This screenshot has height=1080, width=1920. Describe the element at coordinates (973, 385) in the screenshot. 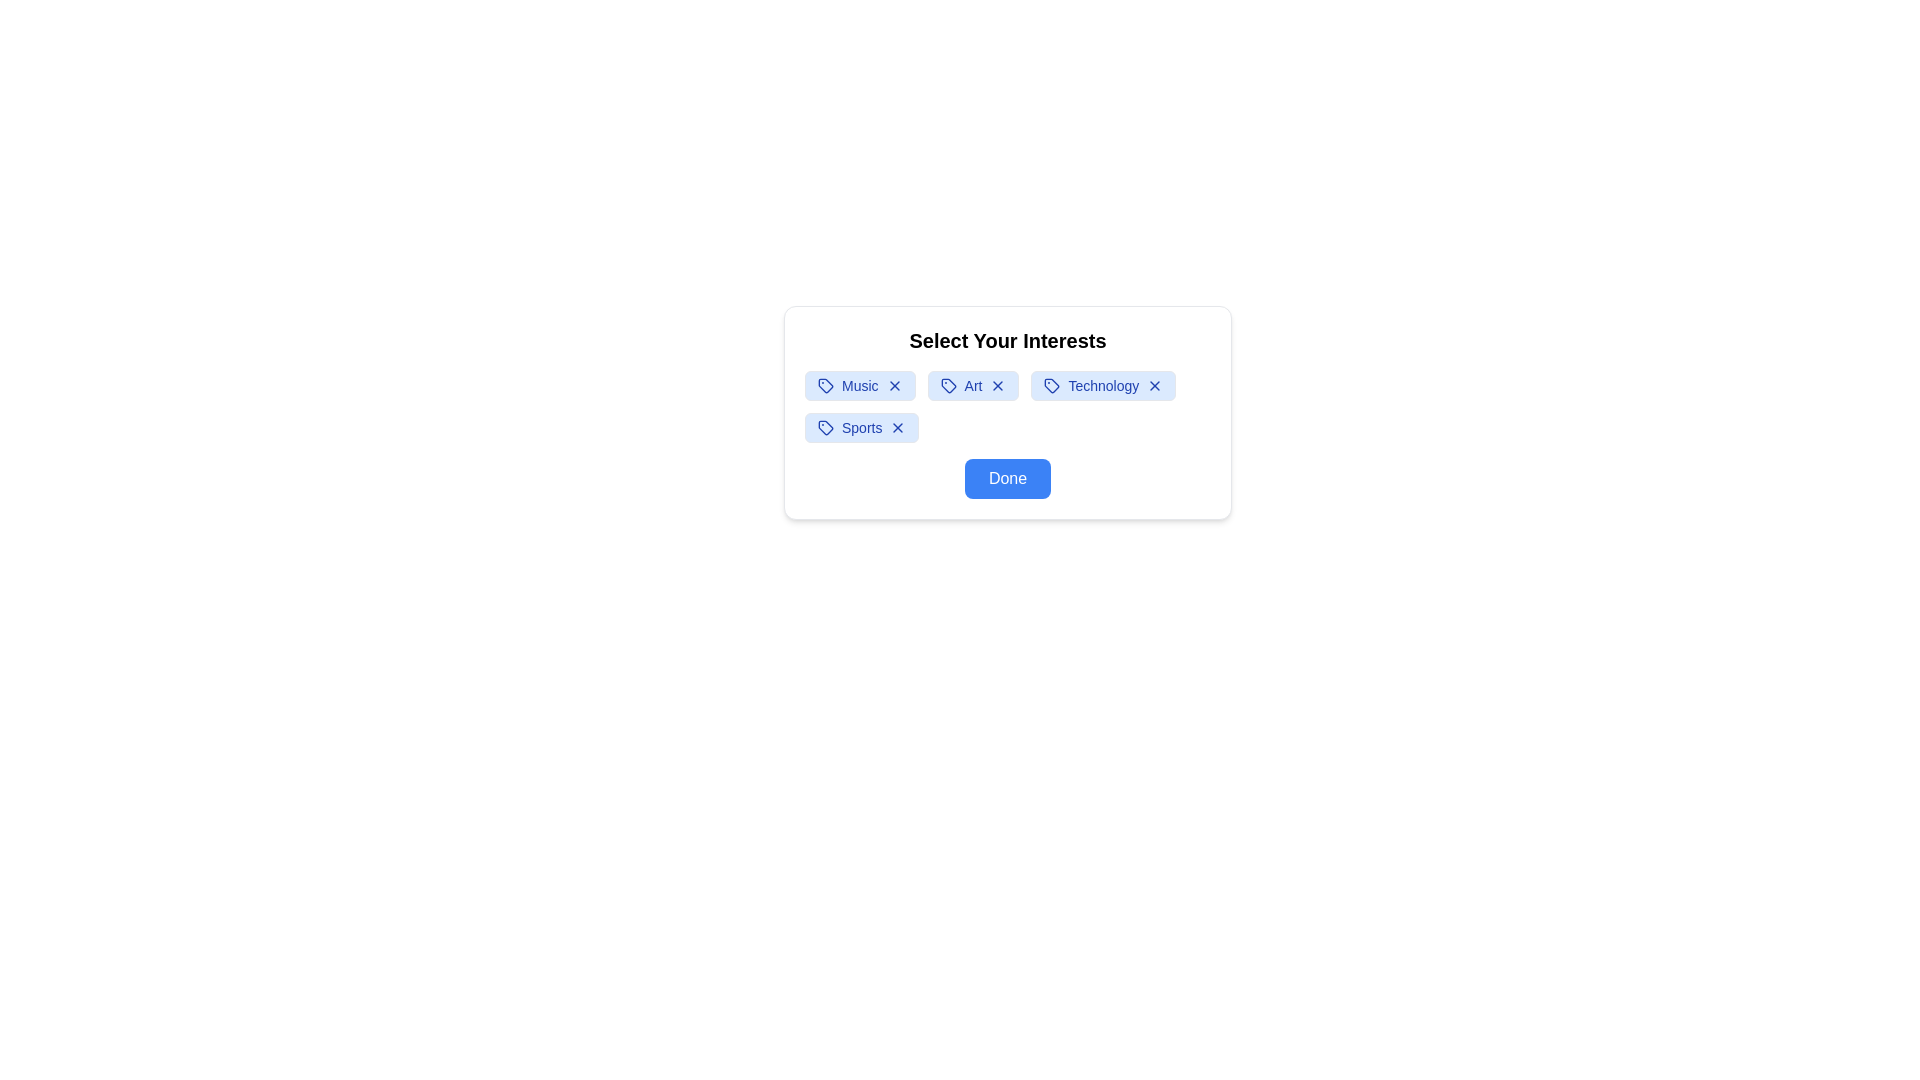

I see `the text within the interest tag labeled 'Art' to select it` at that location.